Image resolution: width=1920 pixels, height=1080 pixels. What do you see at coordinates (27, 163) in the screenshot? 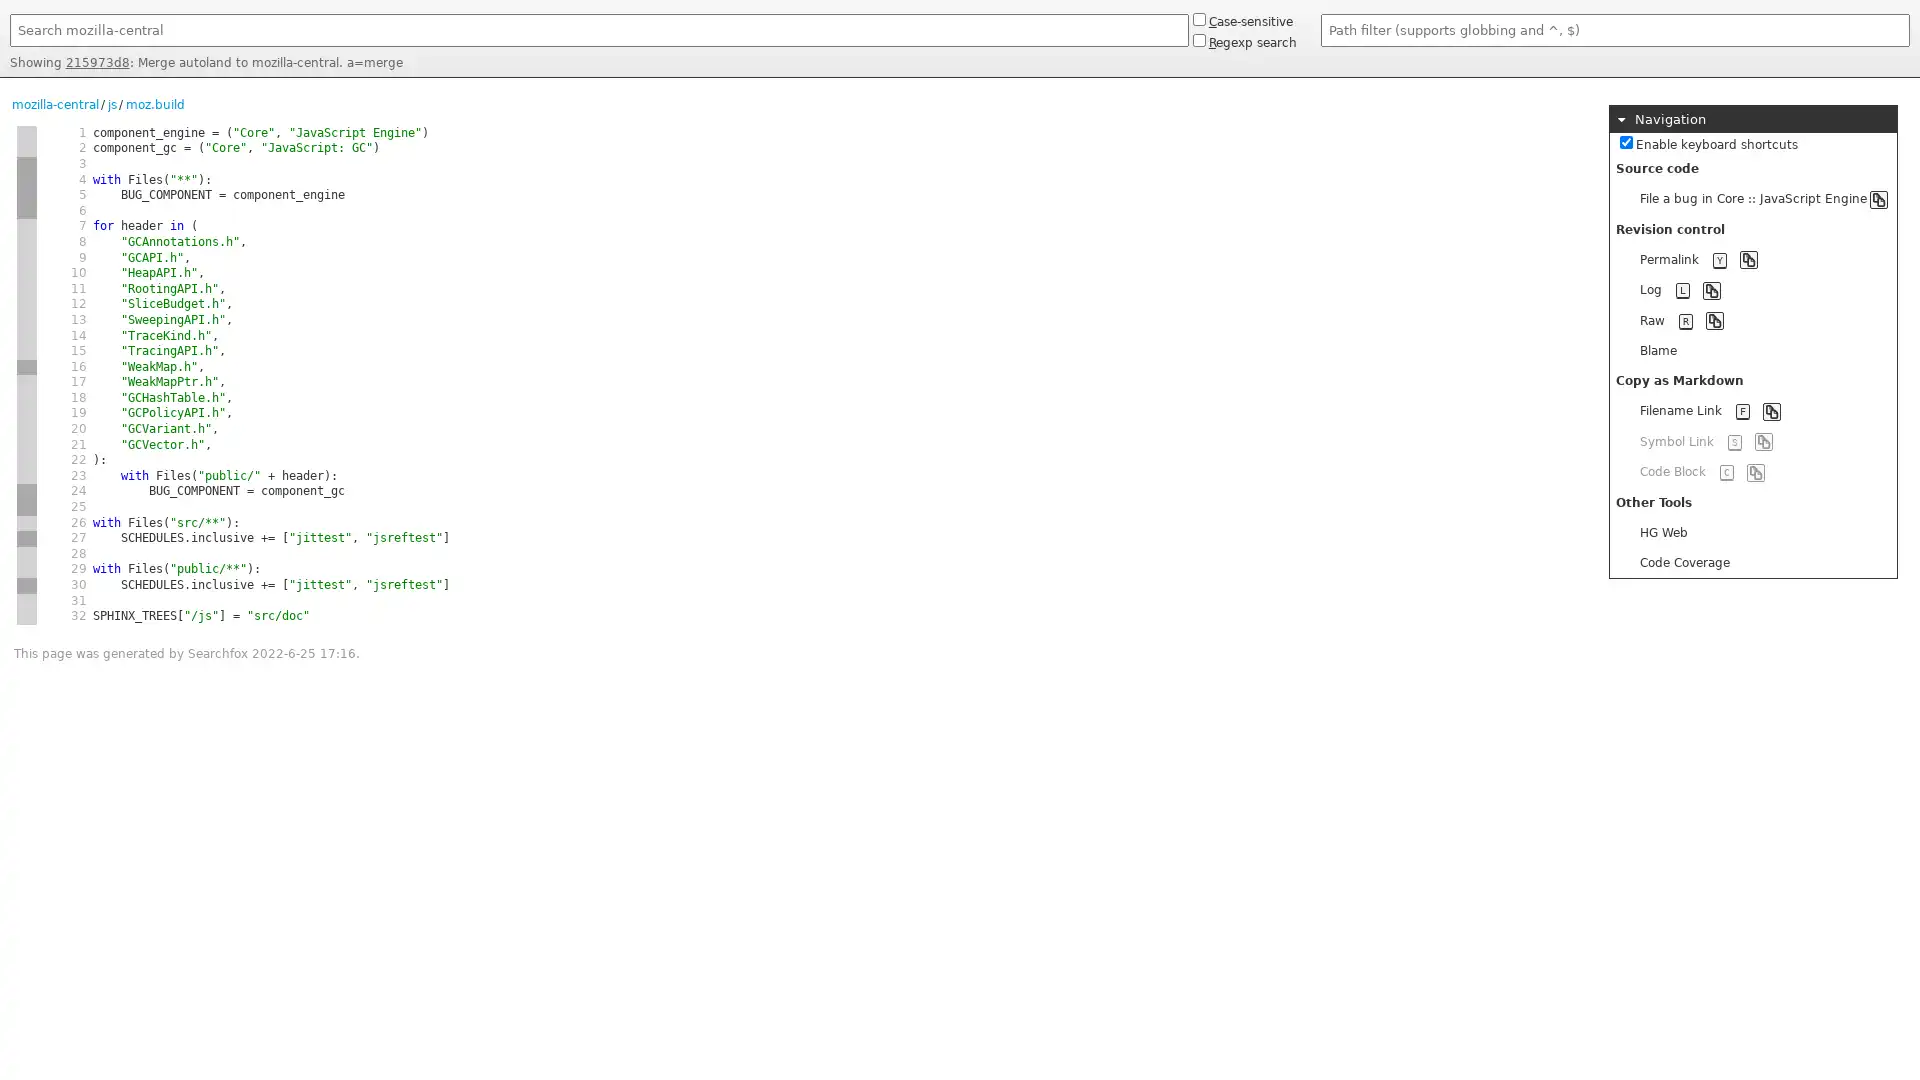
I see `new hash 2` at bounding box center [27, 163].